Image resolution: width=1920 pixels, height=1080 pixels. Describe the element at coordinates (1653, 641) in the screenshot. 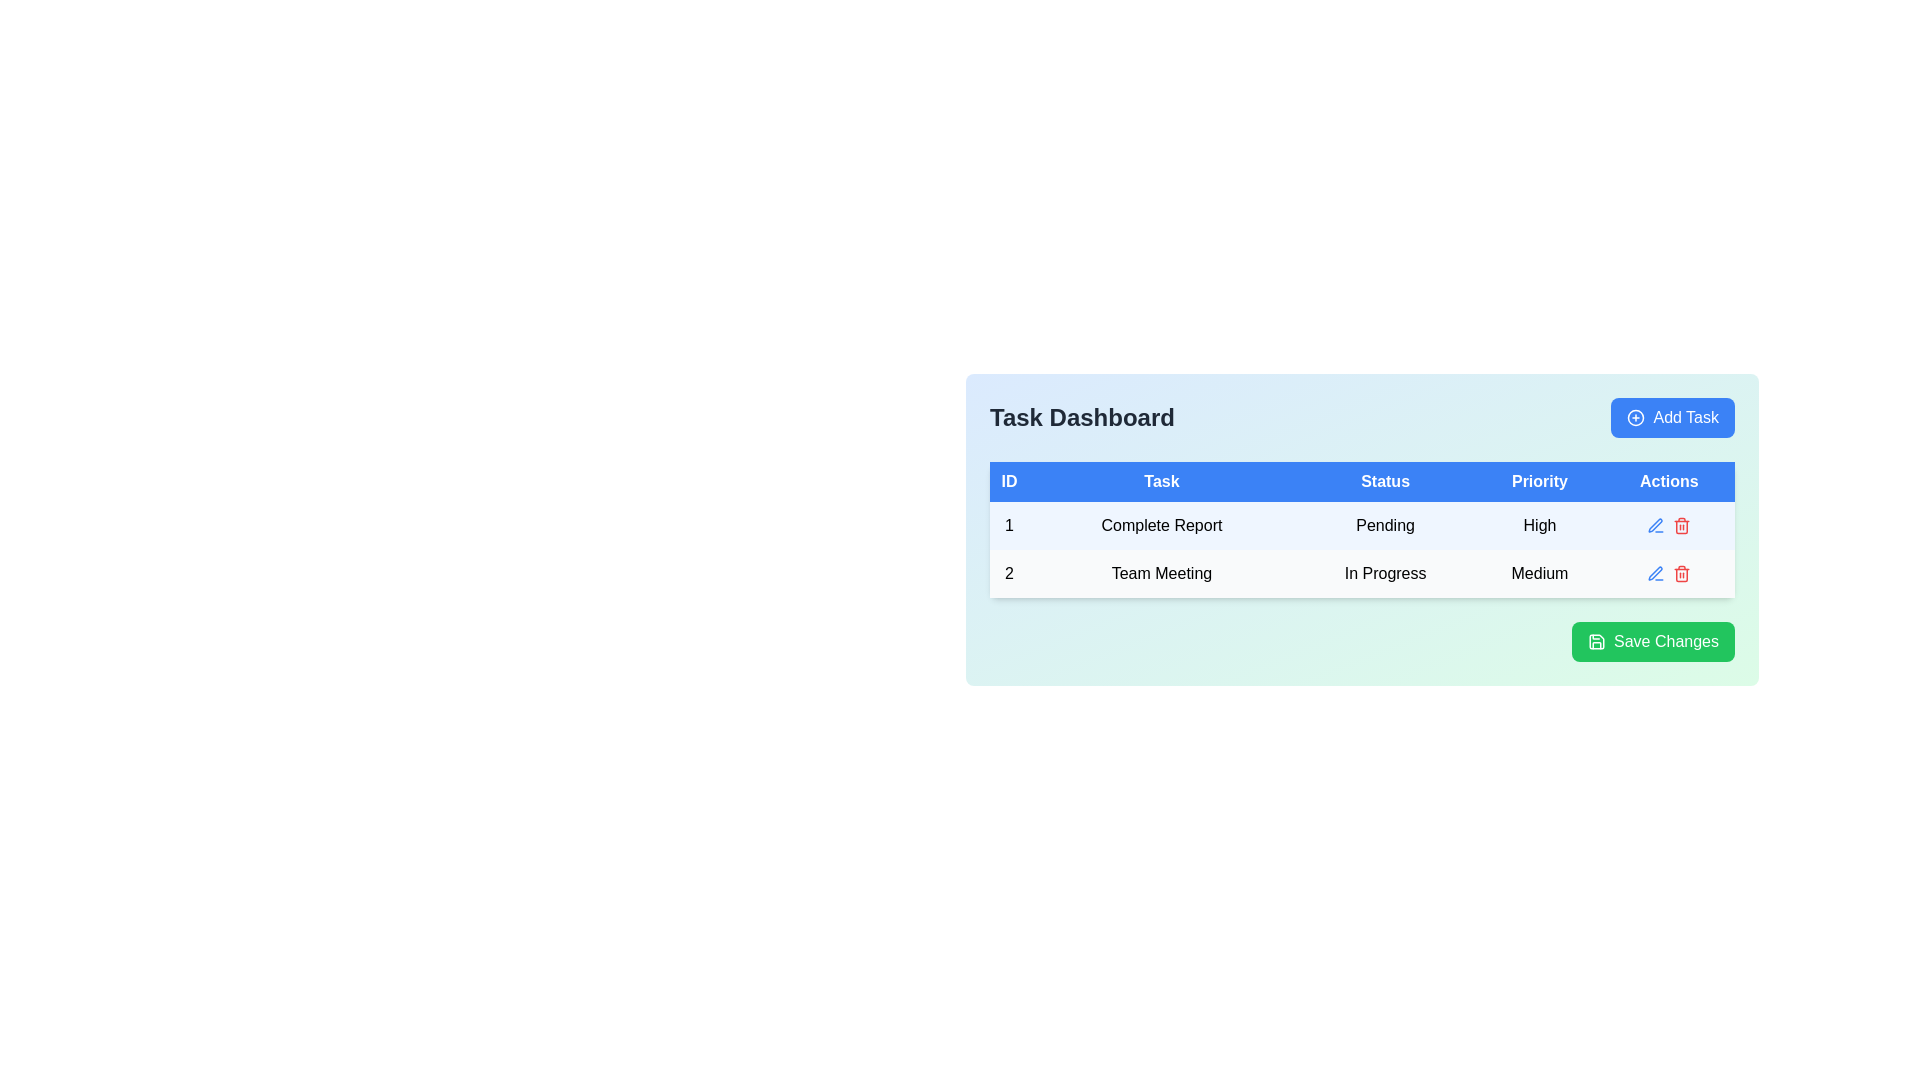

I see `the green 'Save Changes' button with a floppy disk icon` at that location.